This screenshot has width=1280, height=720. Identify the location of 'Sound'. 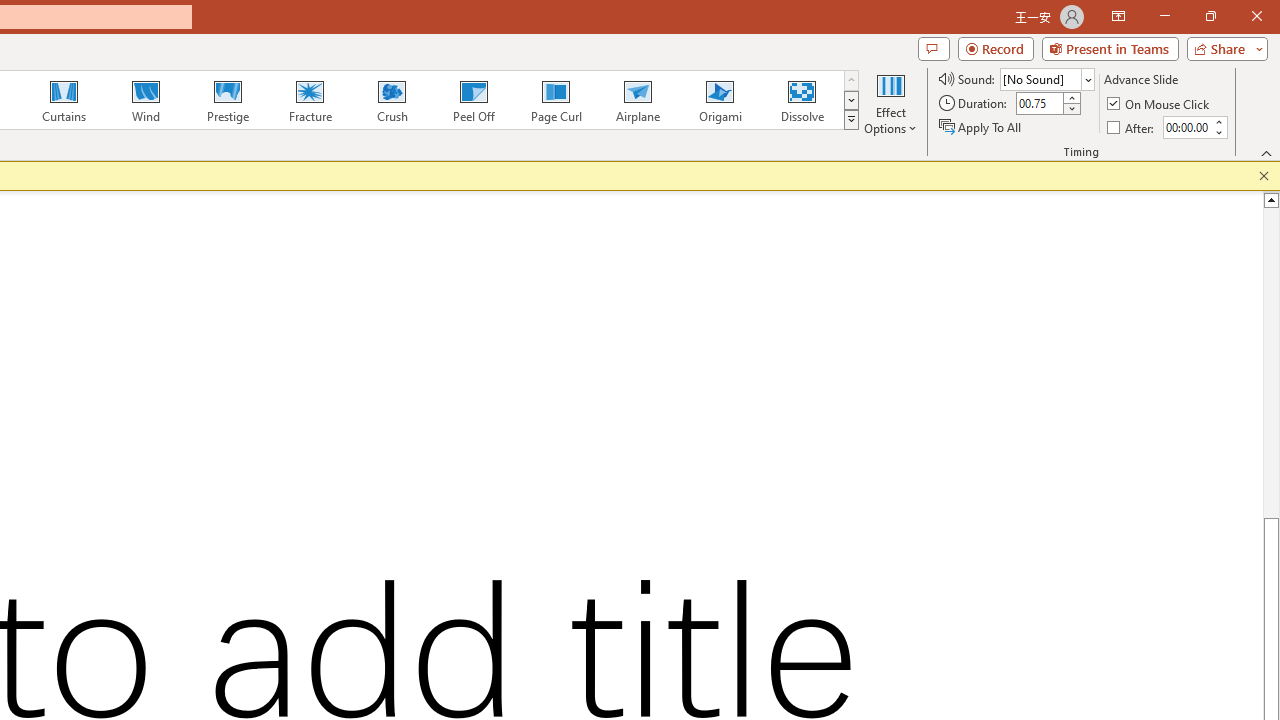
(1046, 78).